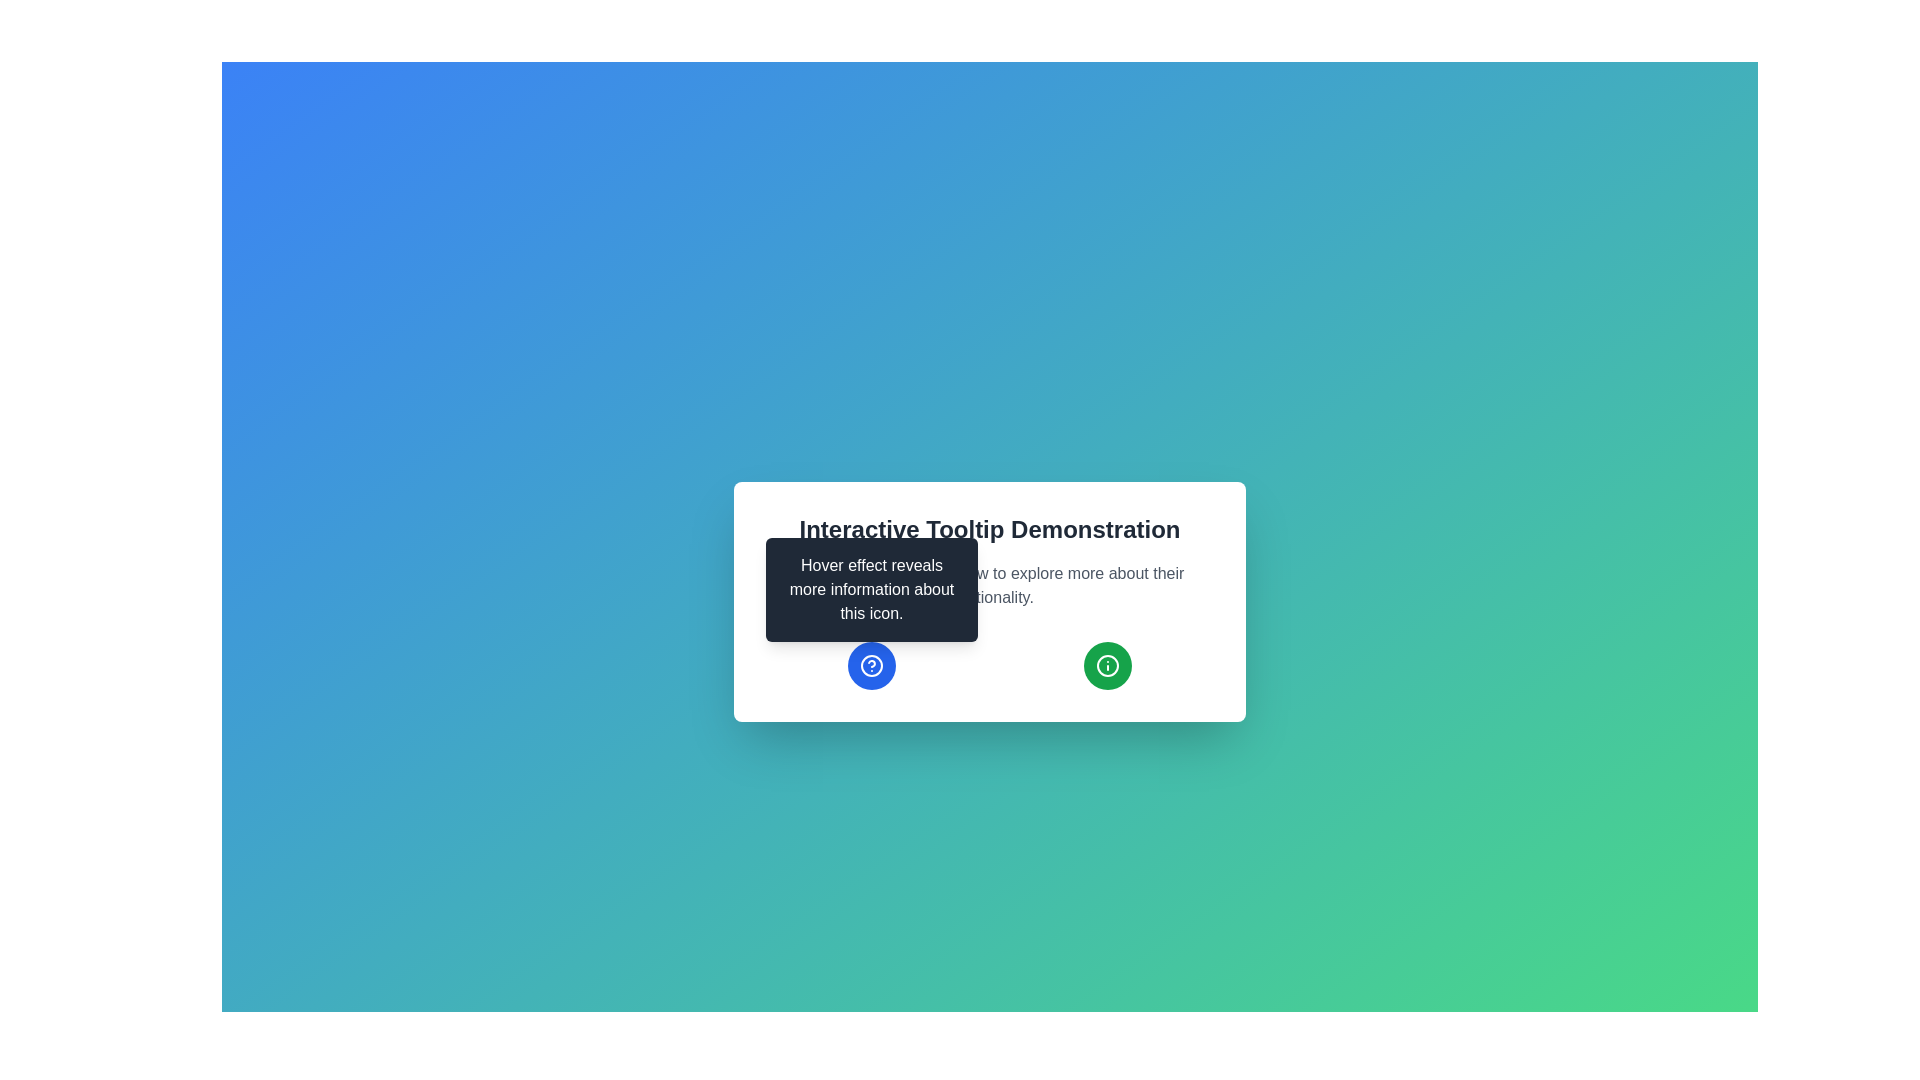  I want to click on the interactive buttons in the grid located below the short description paragraph within the card-like interface, so click(989, 666).